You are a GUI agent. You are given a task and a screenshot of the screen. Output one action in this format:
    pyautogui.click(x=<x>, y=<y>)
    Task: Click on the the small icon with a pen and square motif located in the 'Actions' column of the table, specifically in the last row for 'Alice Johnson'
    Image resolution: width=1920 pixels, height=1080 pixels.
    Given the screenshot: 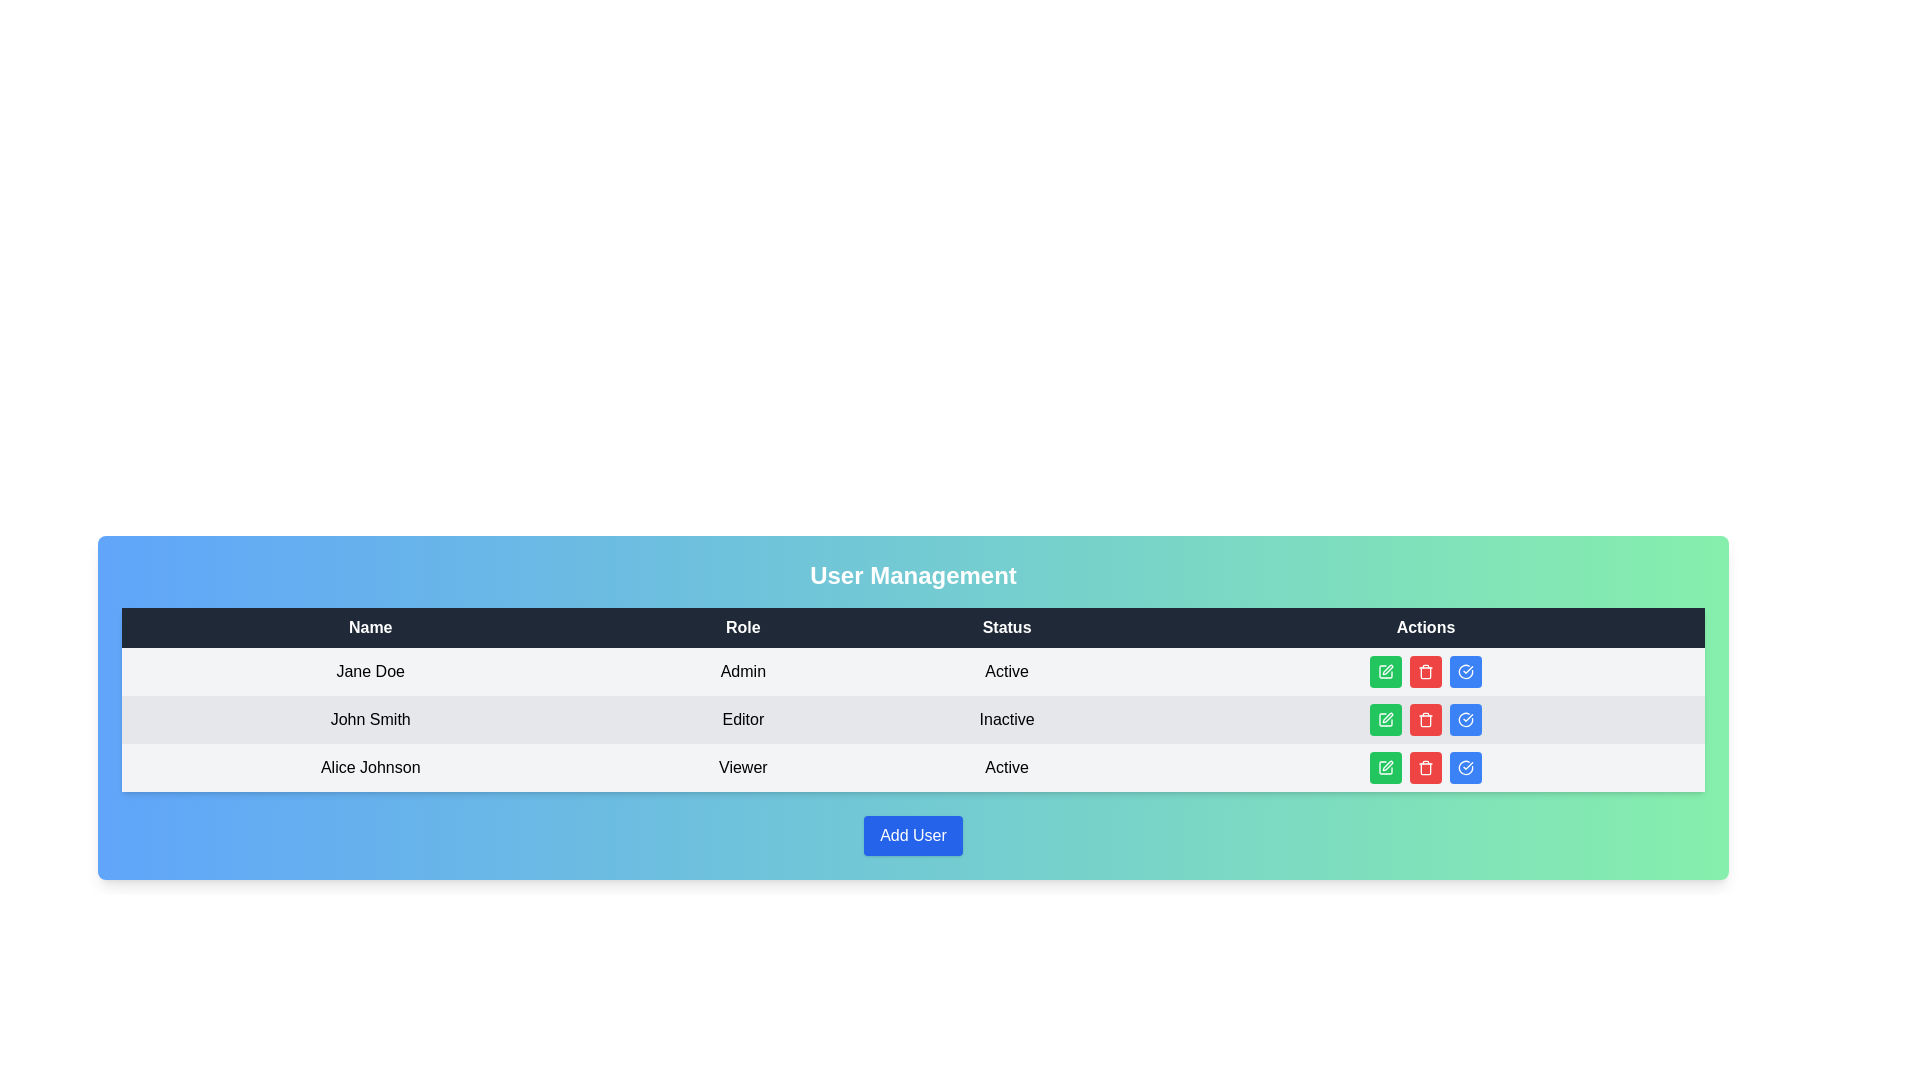 What is the action you would take?
    pyautogui.click(x=1386, y=765)
    